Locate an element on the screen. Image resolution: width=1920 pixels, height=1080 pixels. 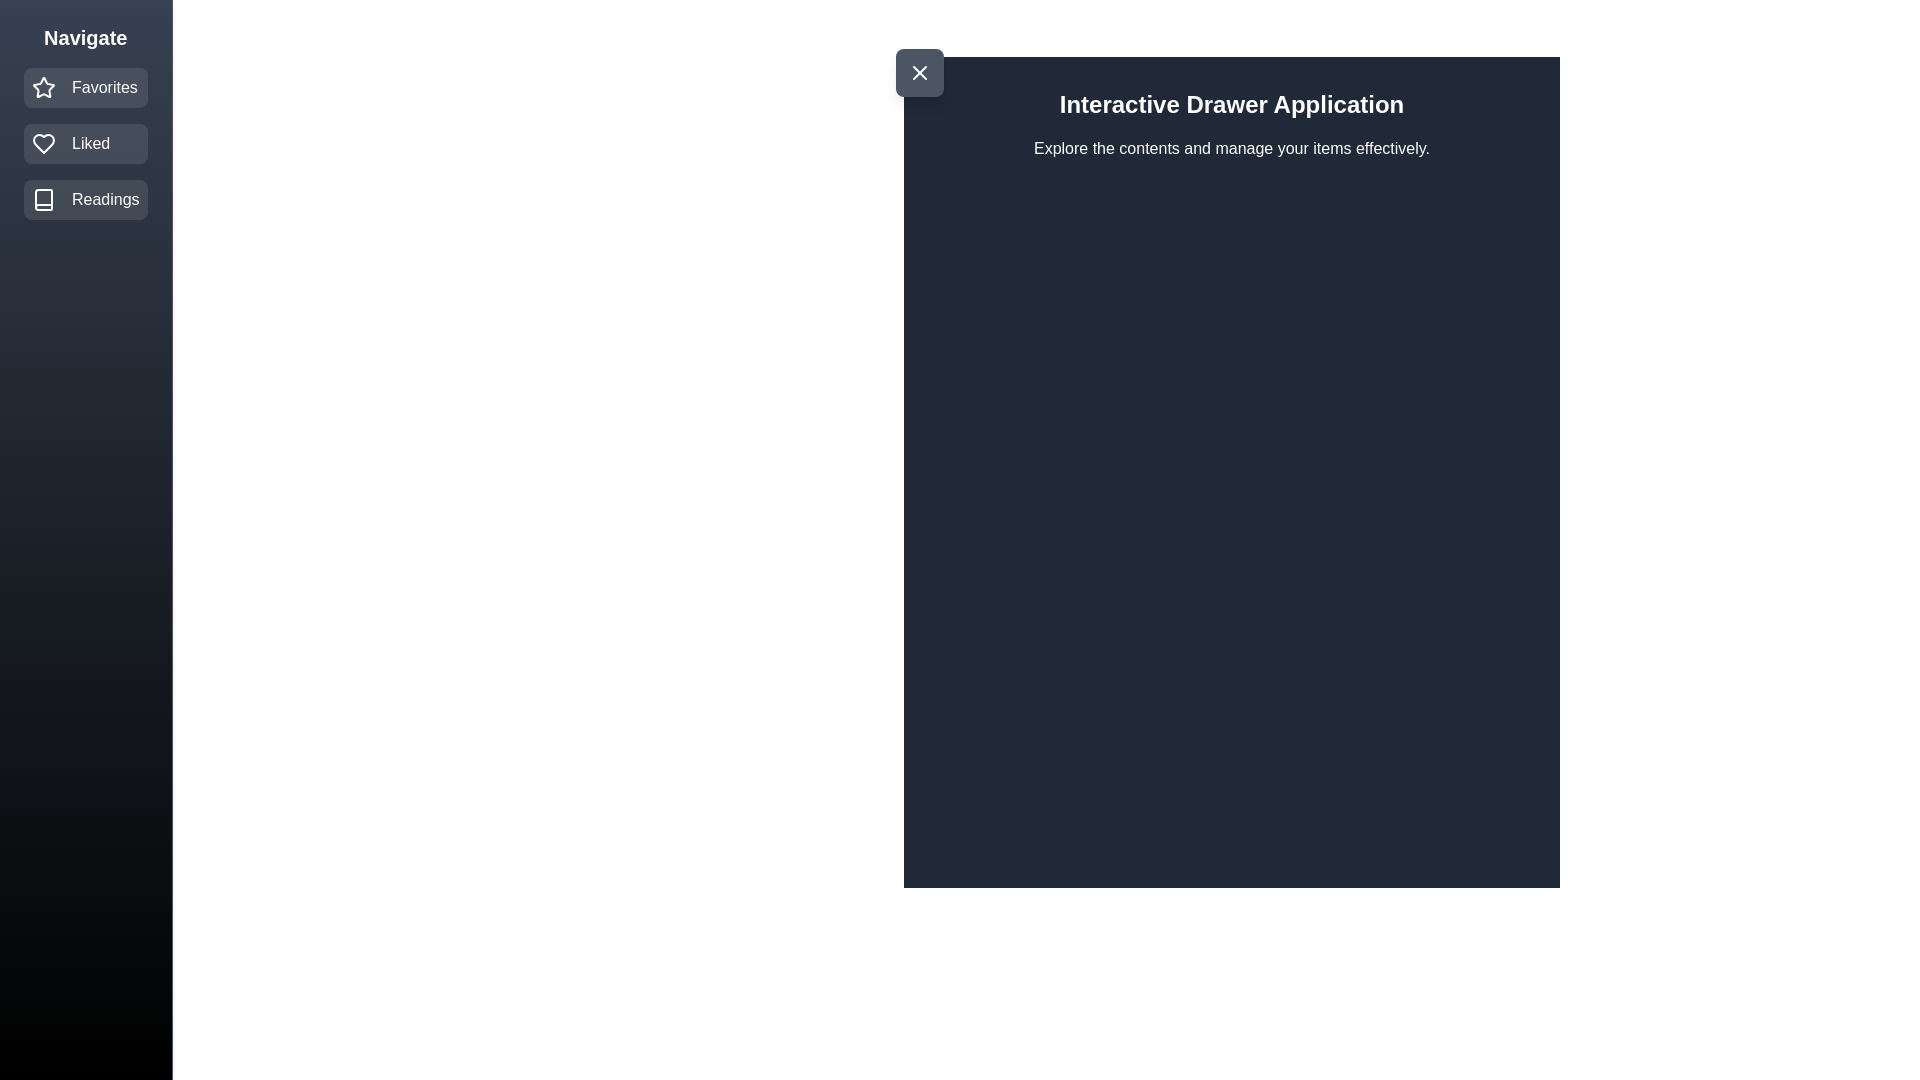
the navigation item Readings from the drawer is located at coordinates (84, 200).